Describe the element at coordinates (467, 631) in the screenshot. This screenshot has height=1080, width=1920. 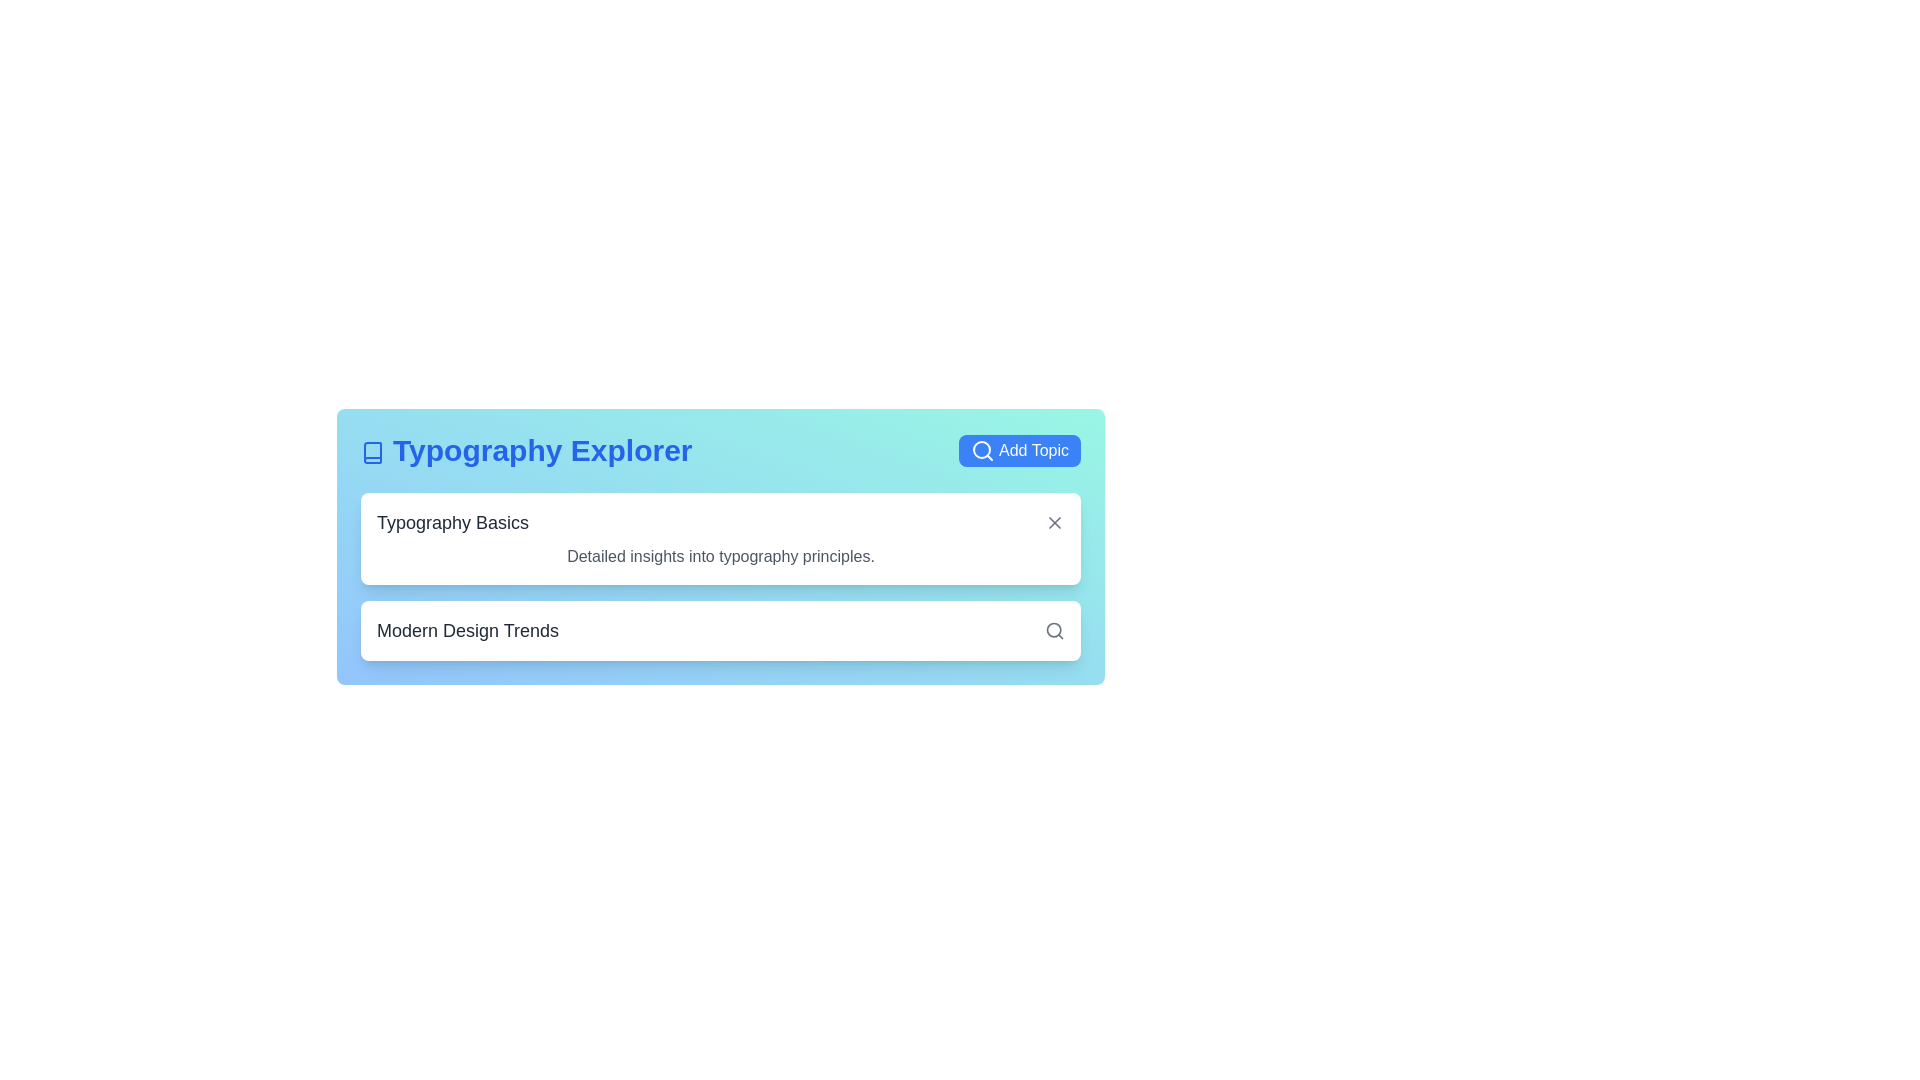
I see `the Text Label that displays 'Modern Design Trends', located at the bottom center of the card under 'Typography Explorer'` at that location.